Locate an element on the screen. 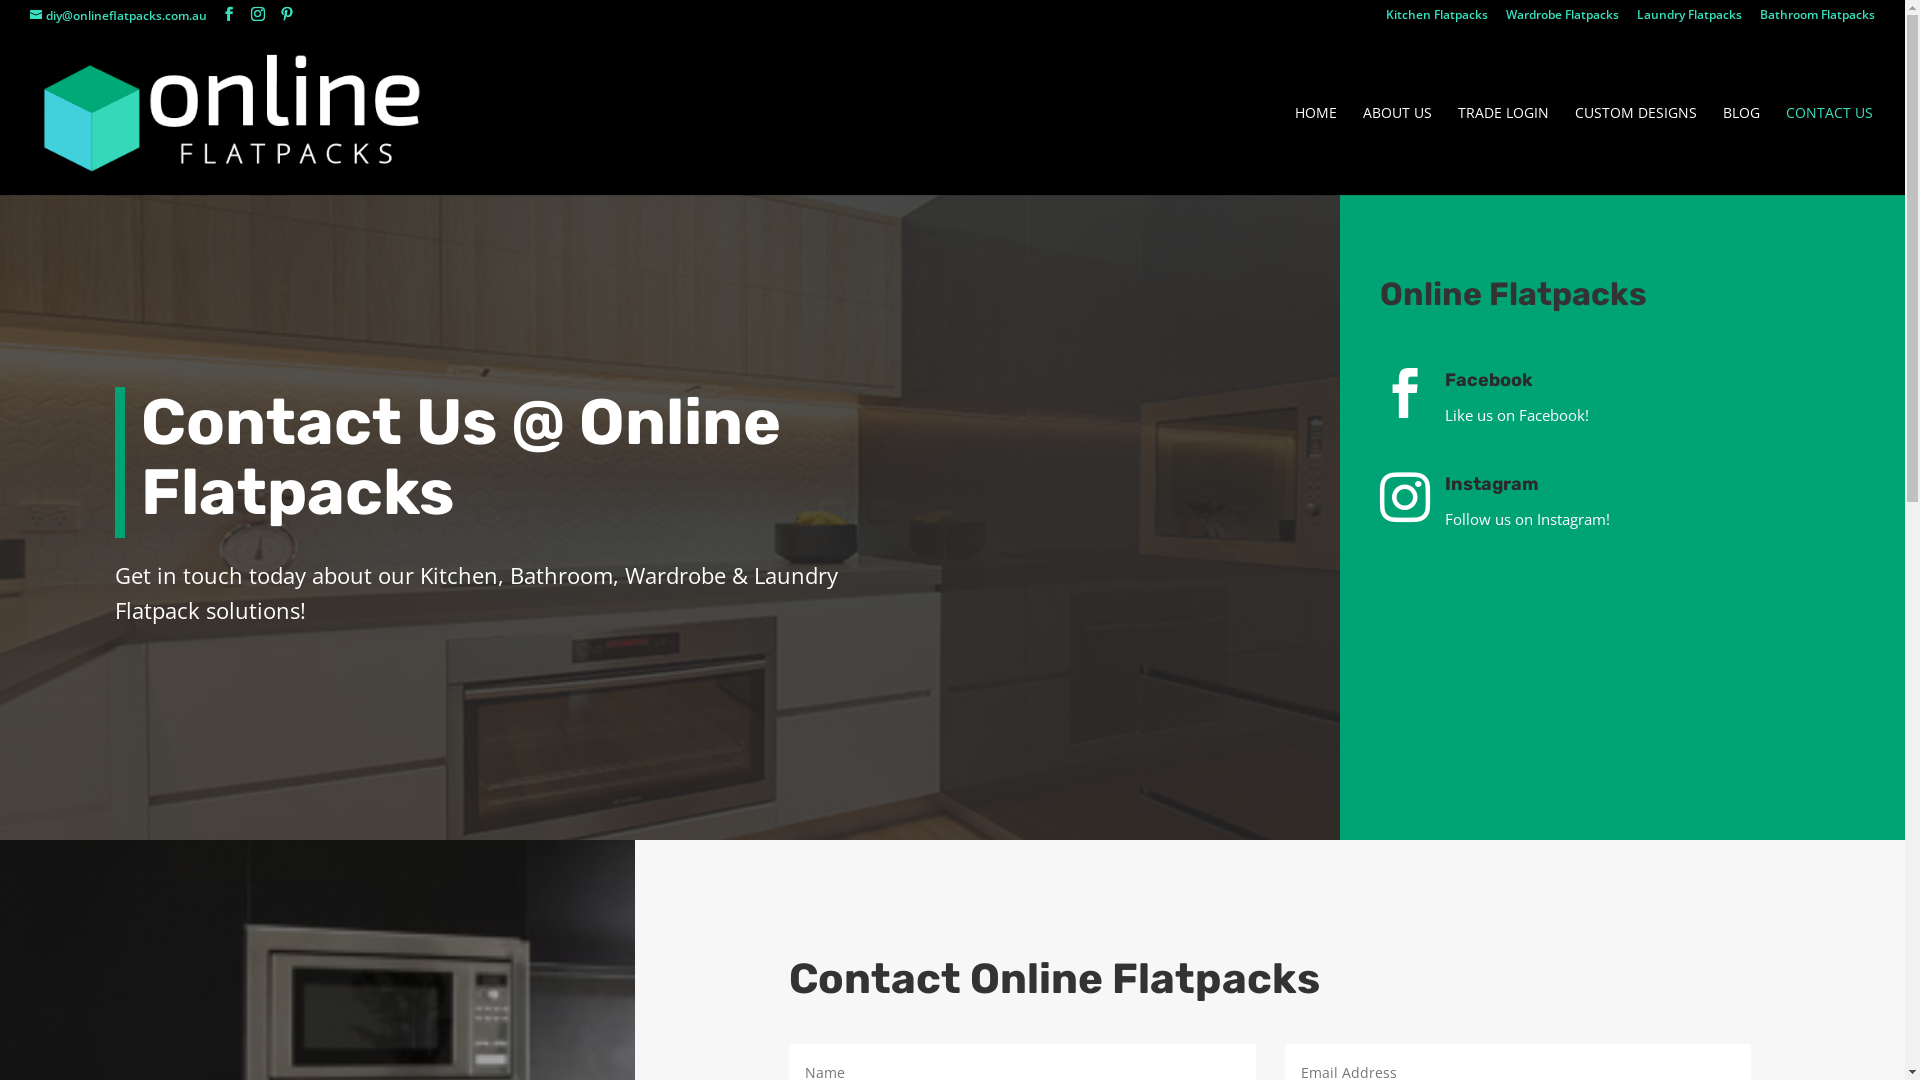 This screenshot has width=1920, height=1080. 'Kitchen Flatpacks' is located at coordinates (1435, 19).